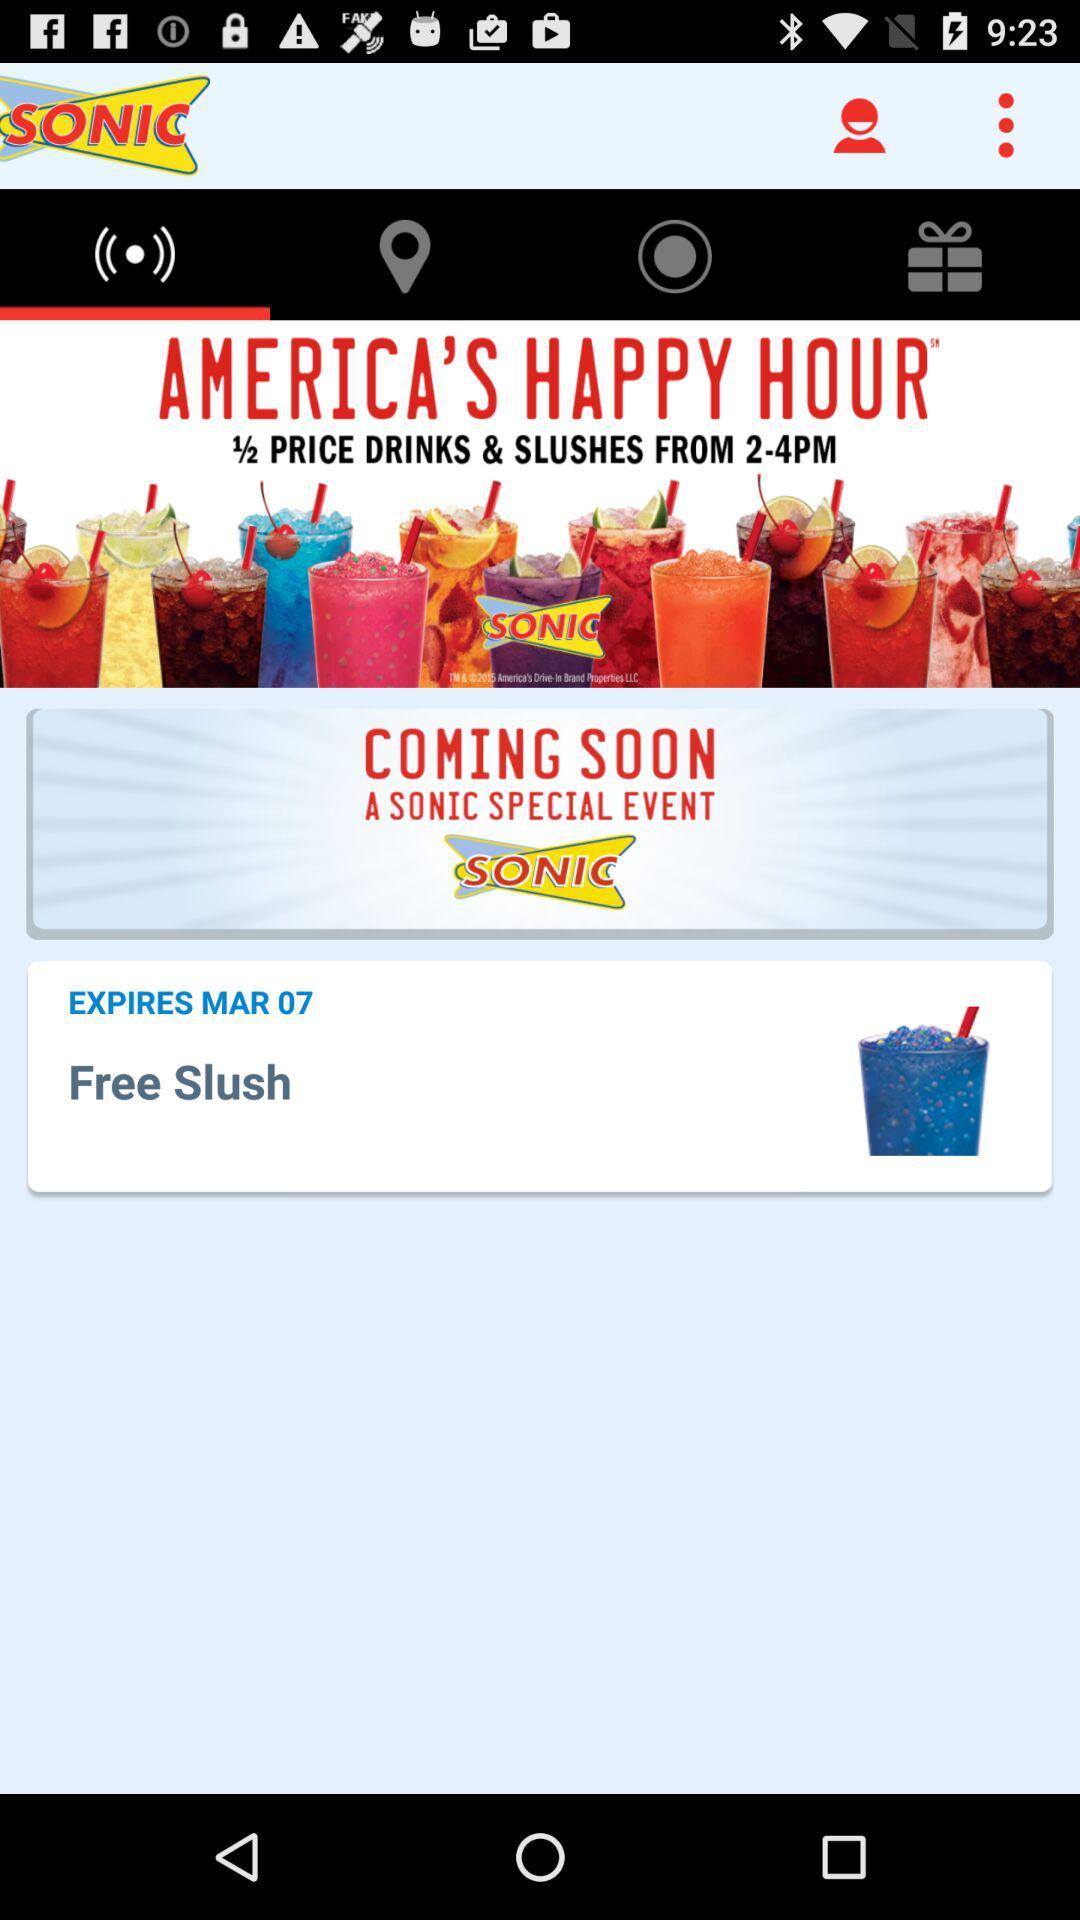  Describe the element at coordinates (945, 253) in the screenshot. I see `the gift box` at that location.